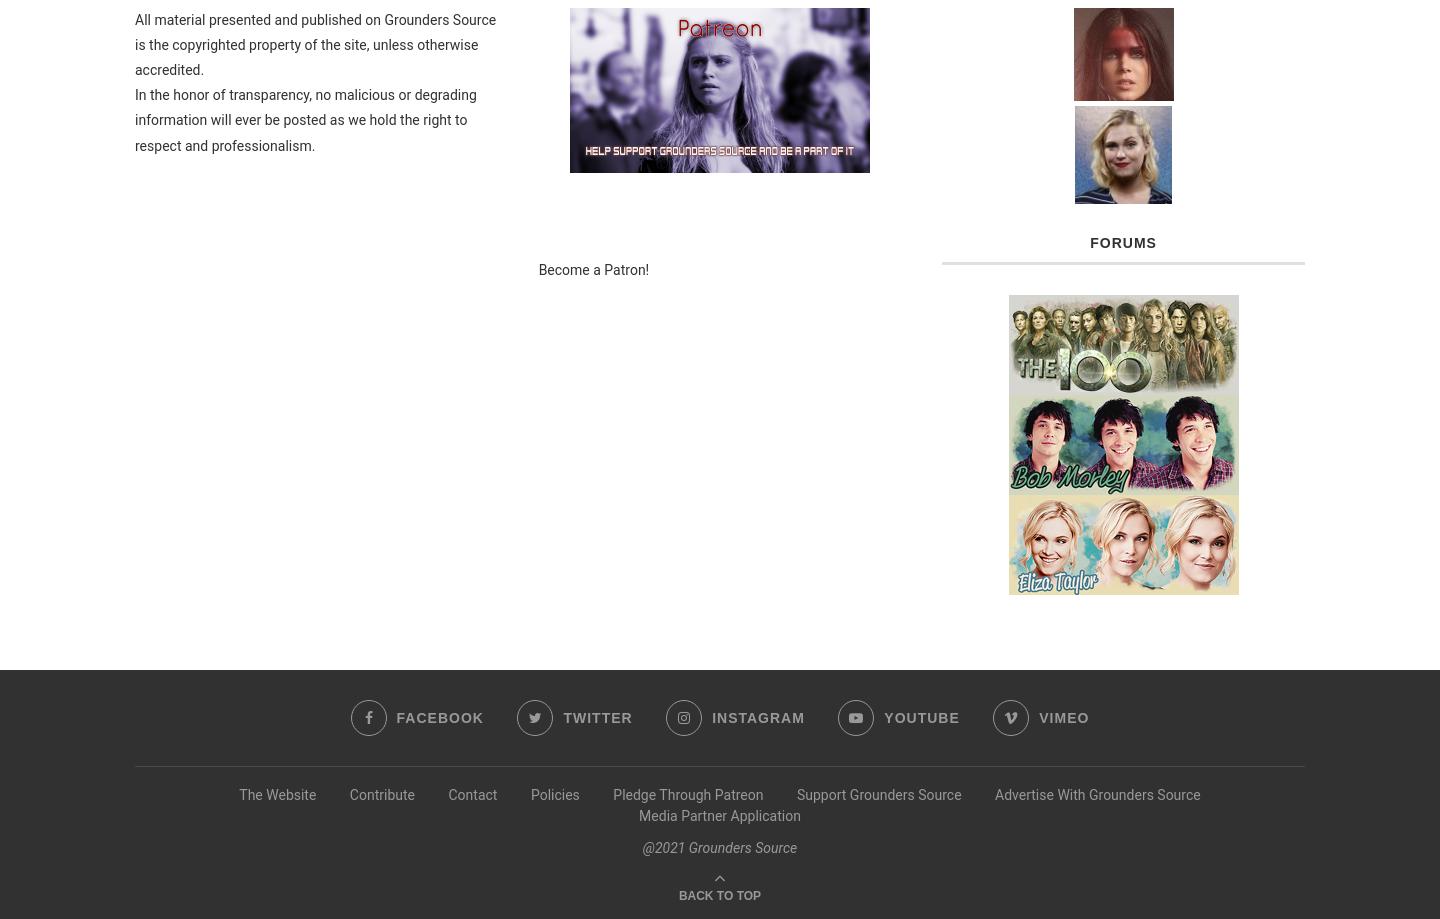 The height and width of the screenshot is (919, 1440). What do you see at coordinates (1038, 716) in the screenshot?
I see `'Vimeo'` at bounding box center [1038, 716].